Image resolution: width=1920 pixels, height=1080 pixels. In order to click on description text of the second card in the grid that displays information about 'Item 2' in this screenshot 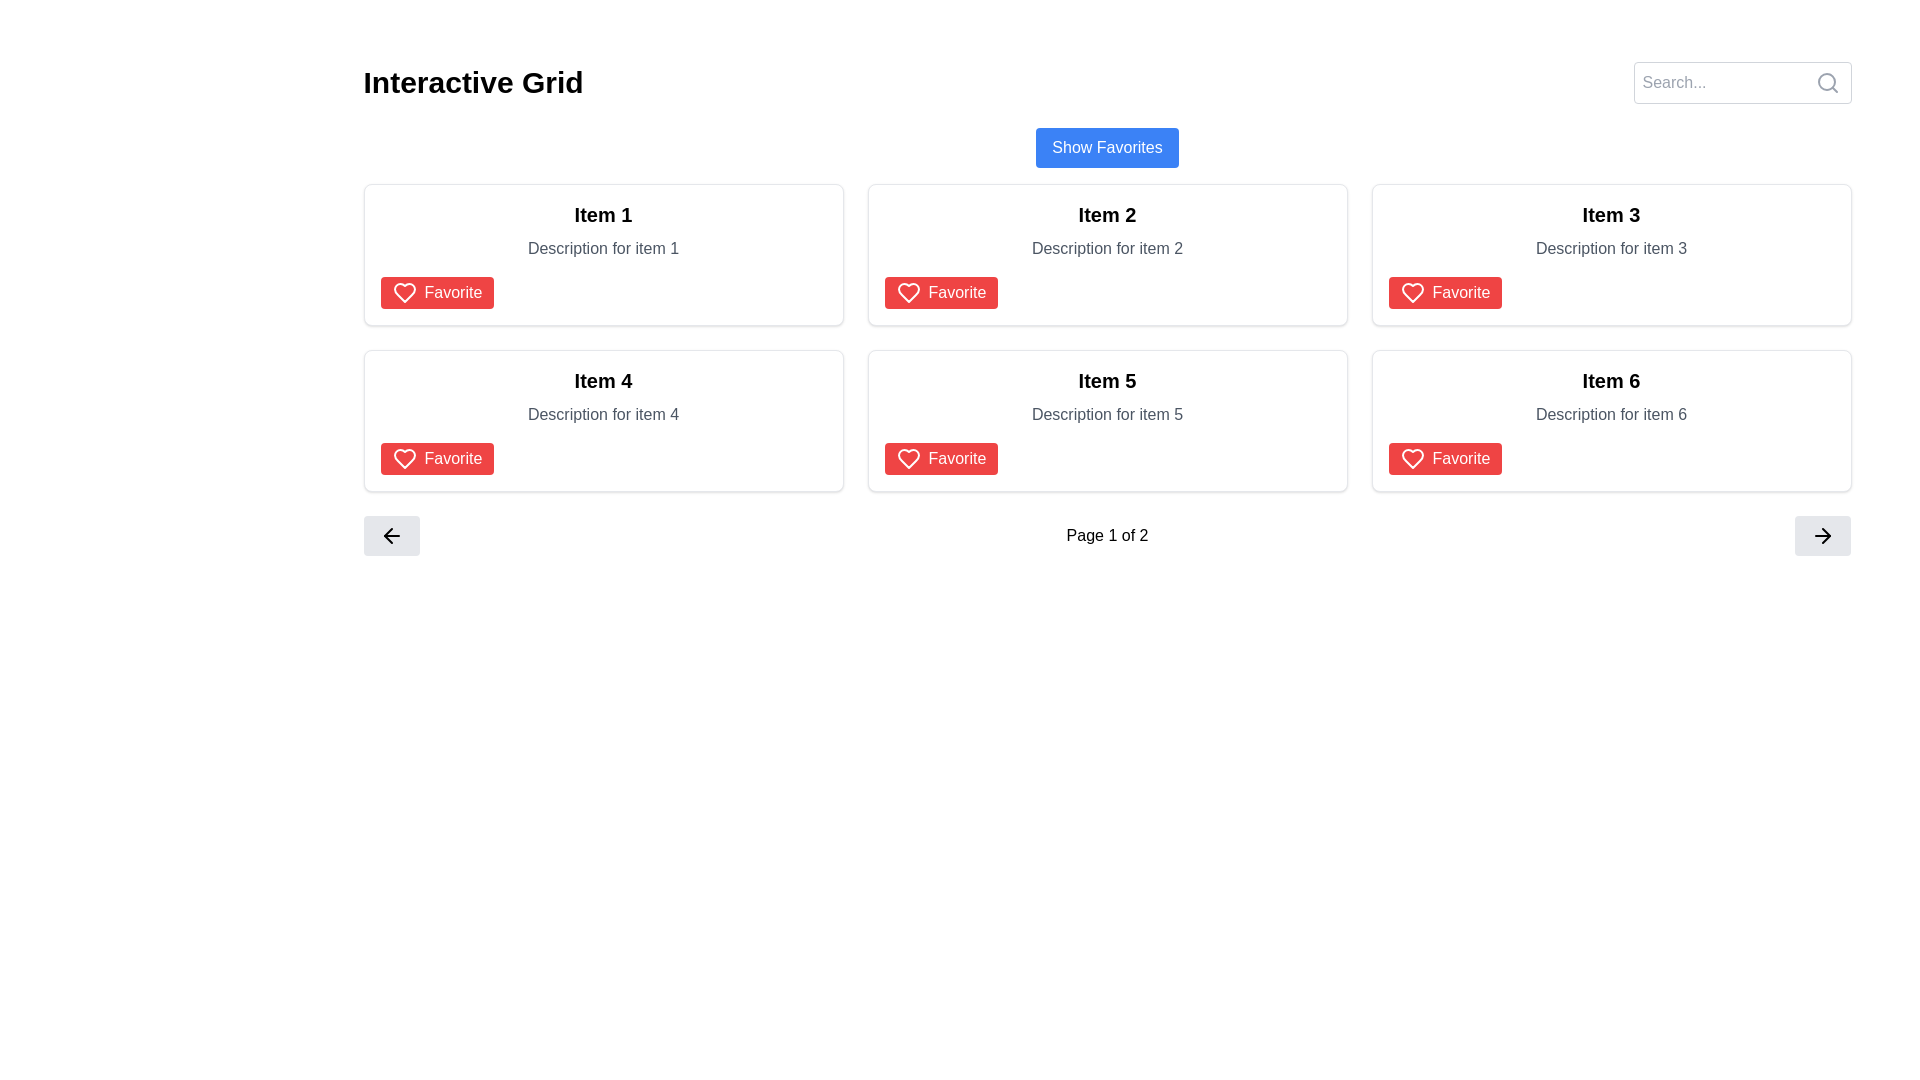, I will do `click(1106, 253)`.